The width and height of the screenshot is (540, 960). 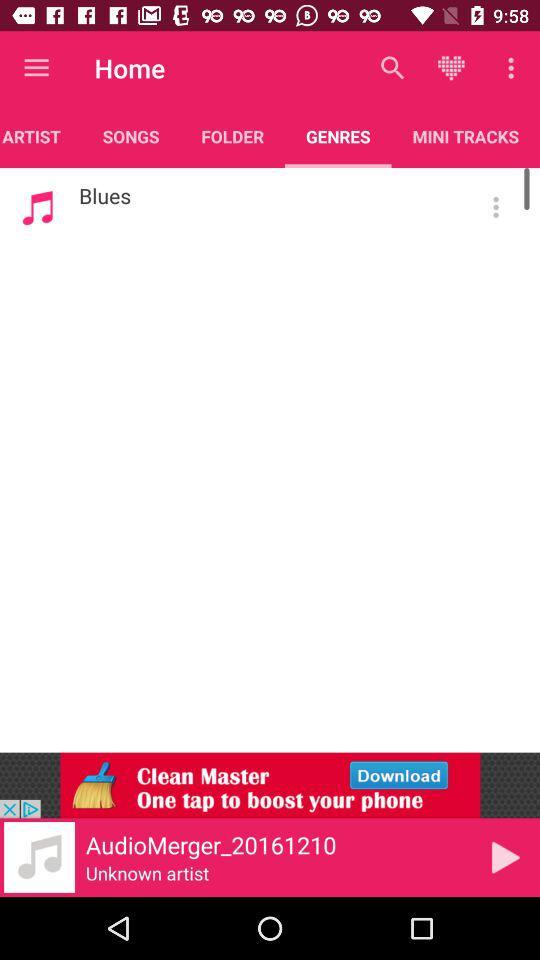 I want to click on this item, so click(x=504, y=856).